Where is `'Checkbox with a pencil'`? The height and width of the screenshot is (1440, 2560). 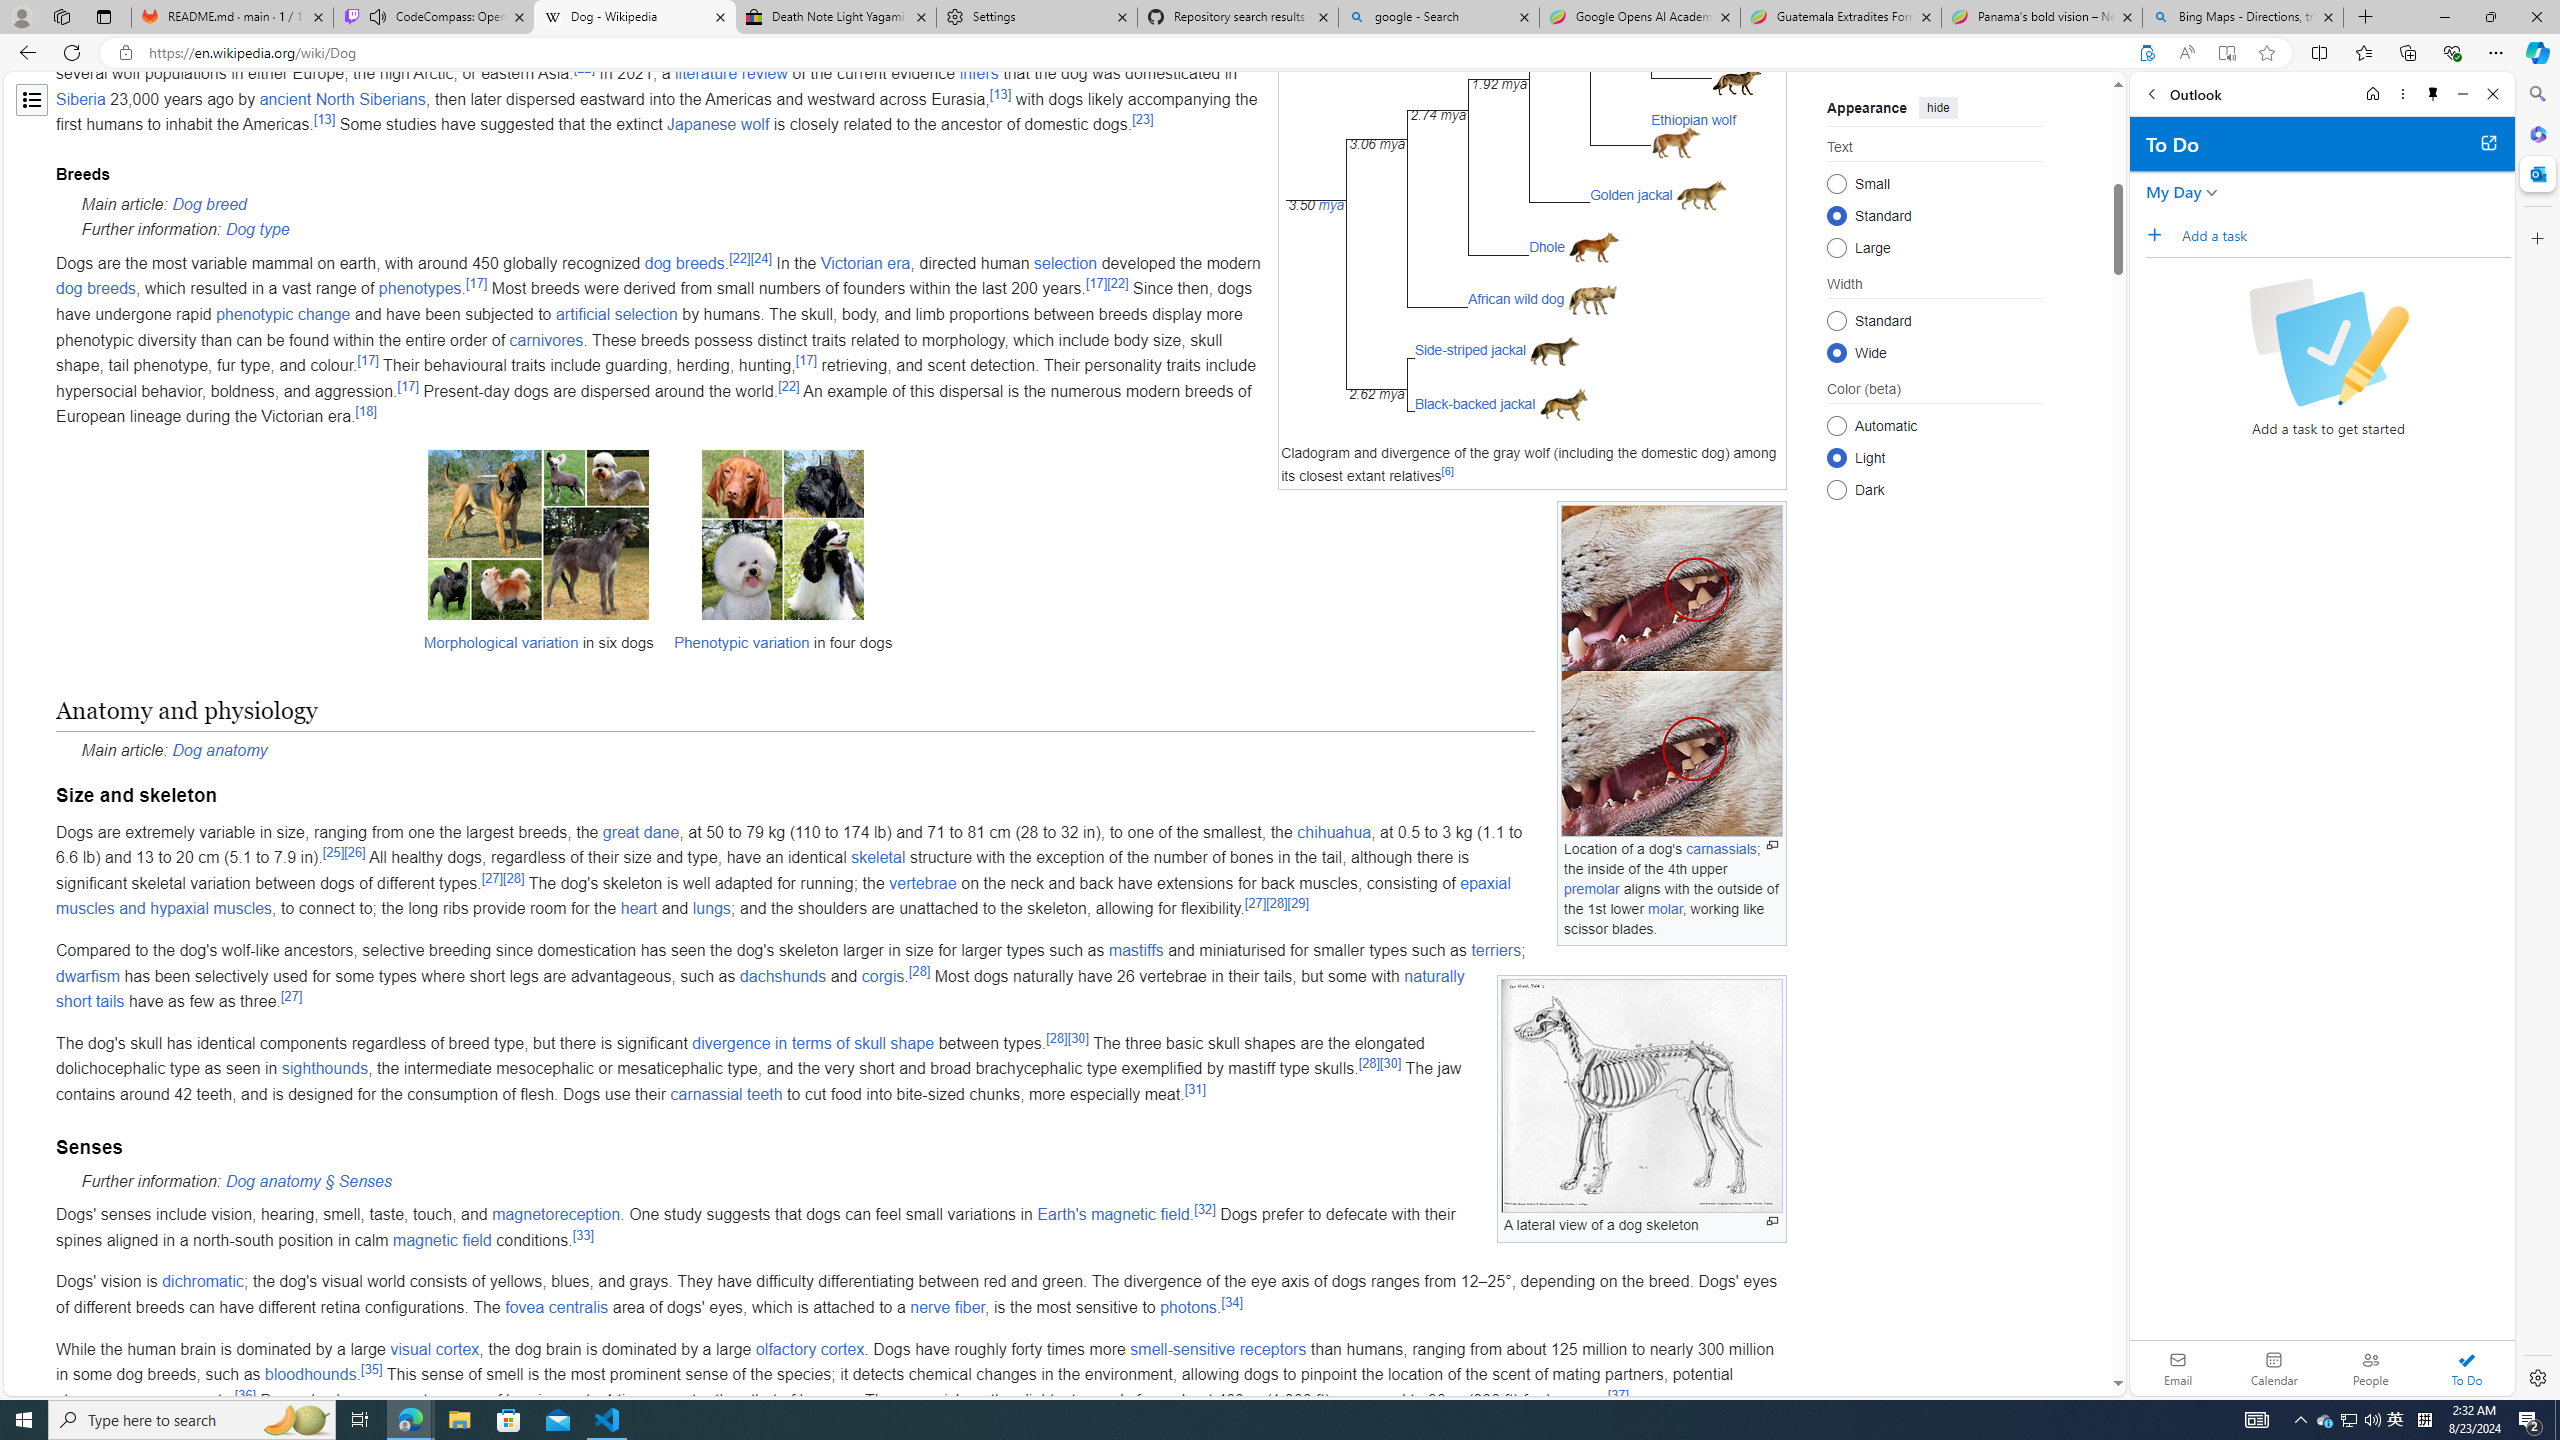 'Checkbox with a pencil' is located at coordinates (2327, 341).